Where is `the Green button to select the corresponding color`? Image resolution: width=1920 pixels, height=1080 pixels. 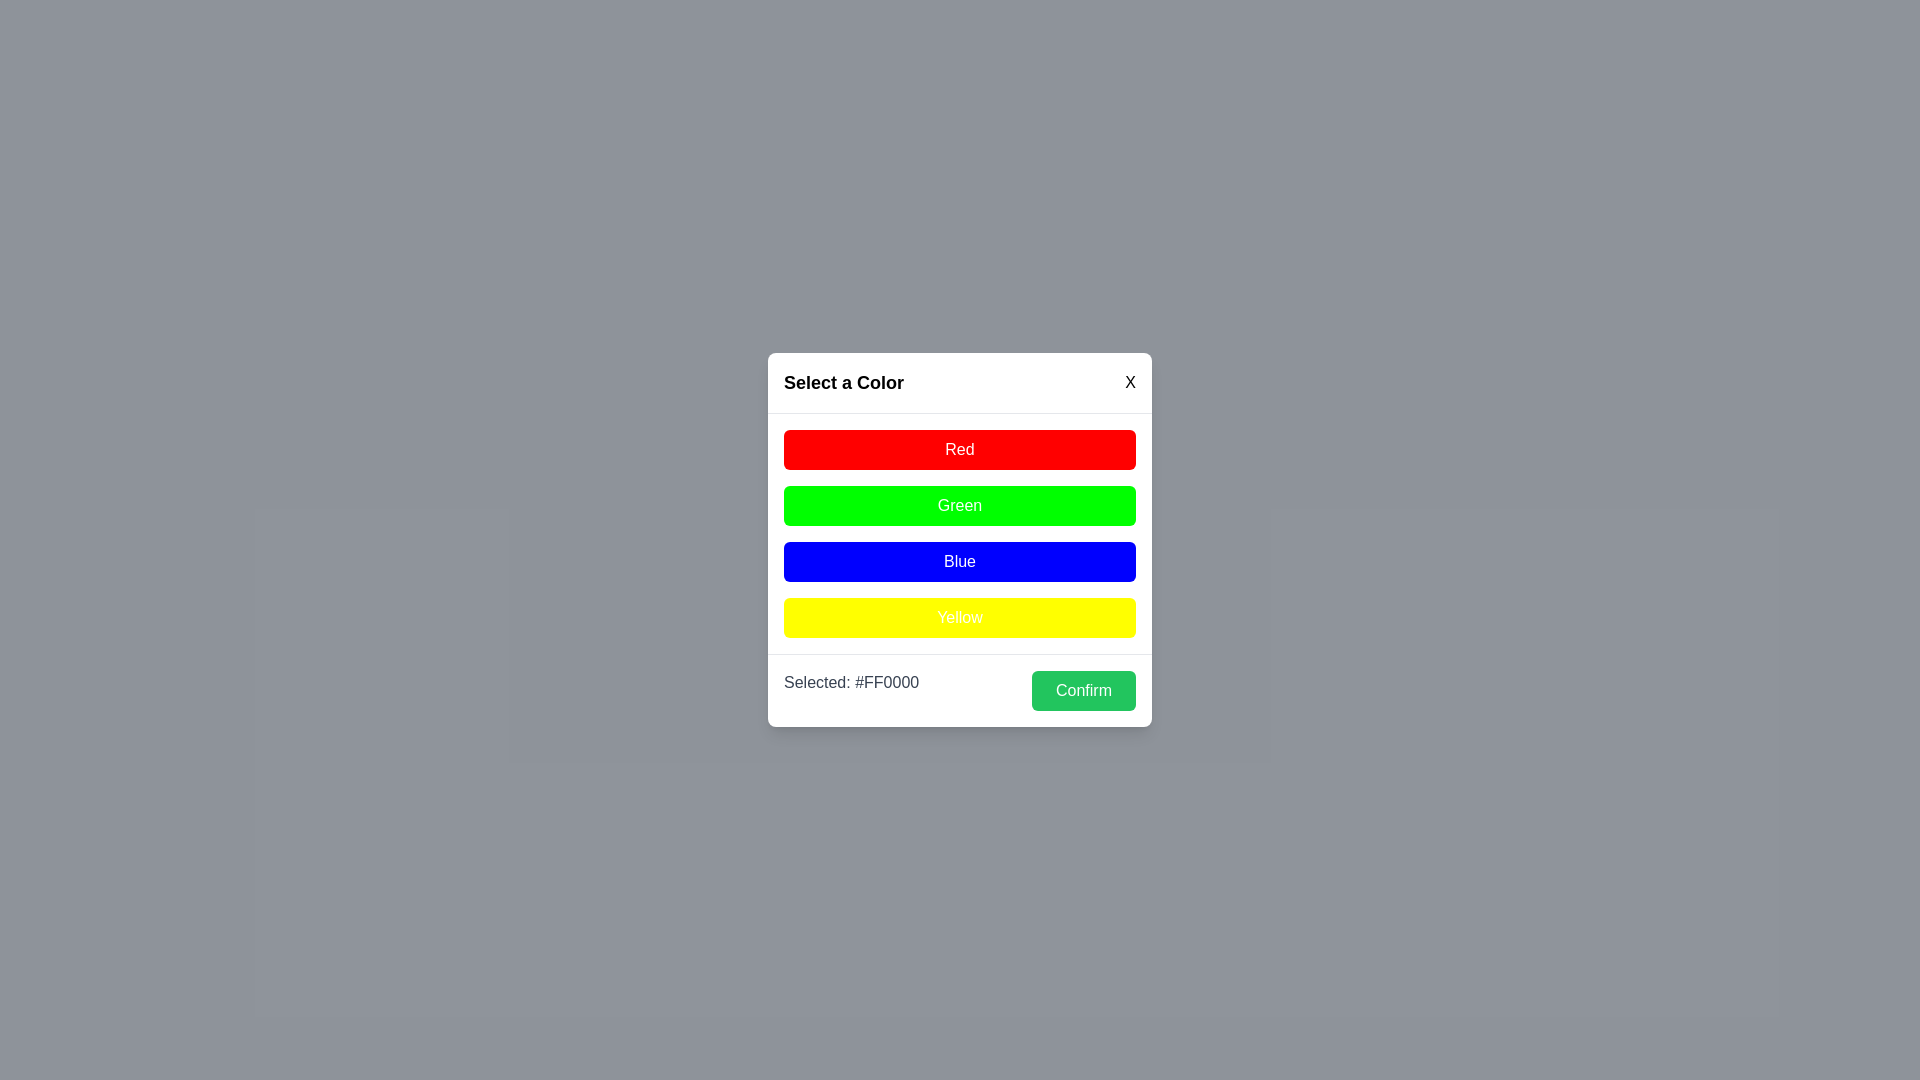 the Green button to select the corresponding color is located at coordinates (960, 504).